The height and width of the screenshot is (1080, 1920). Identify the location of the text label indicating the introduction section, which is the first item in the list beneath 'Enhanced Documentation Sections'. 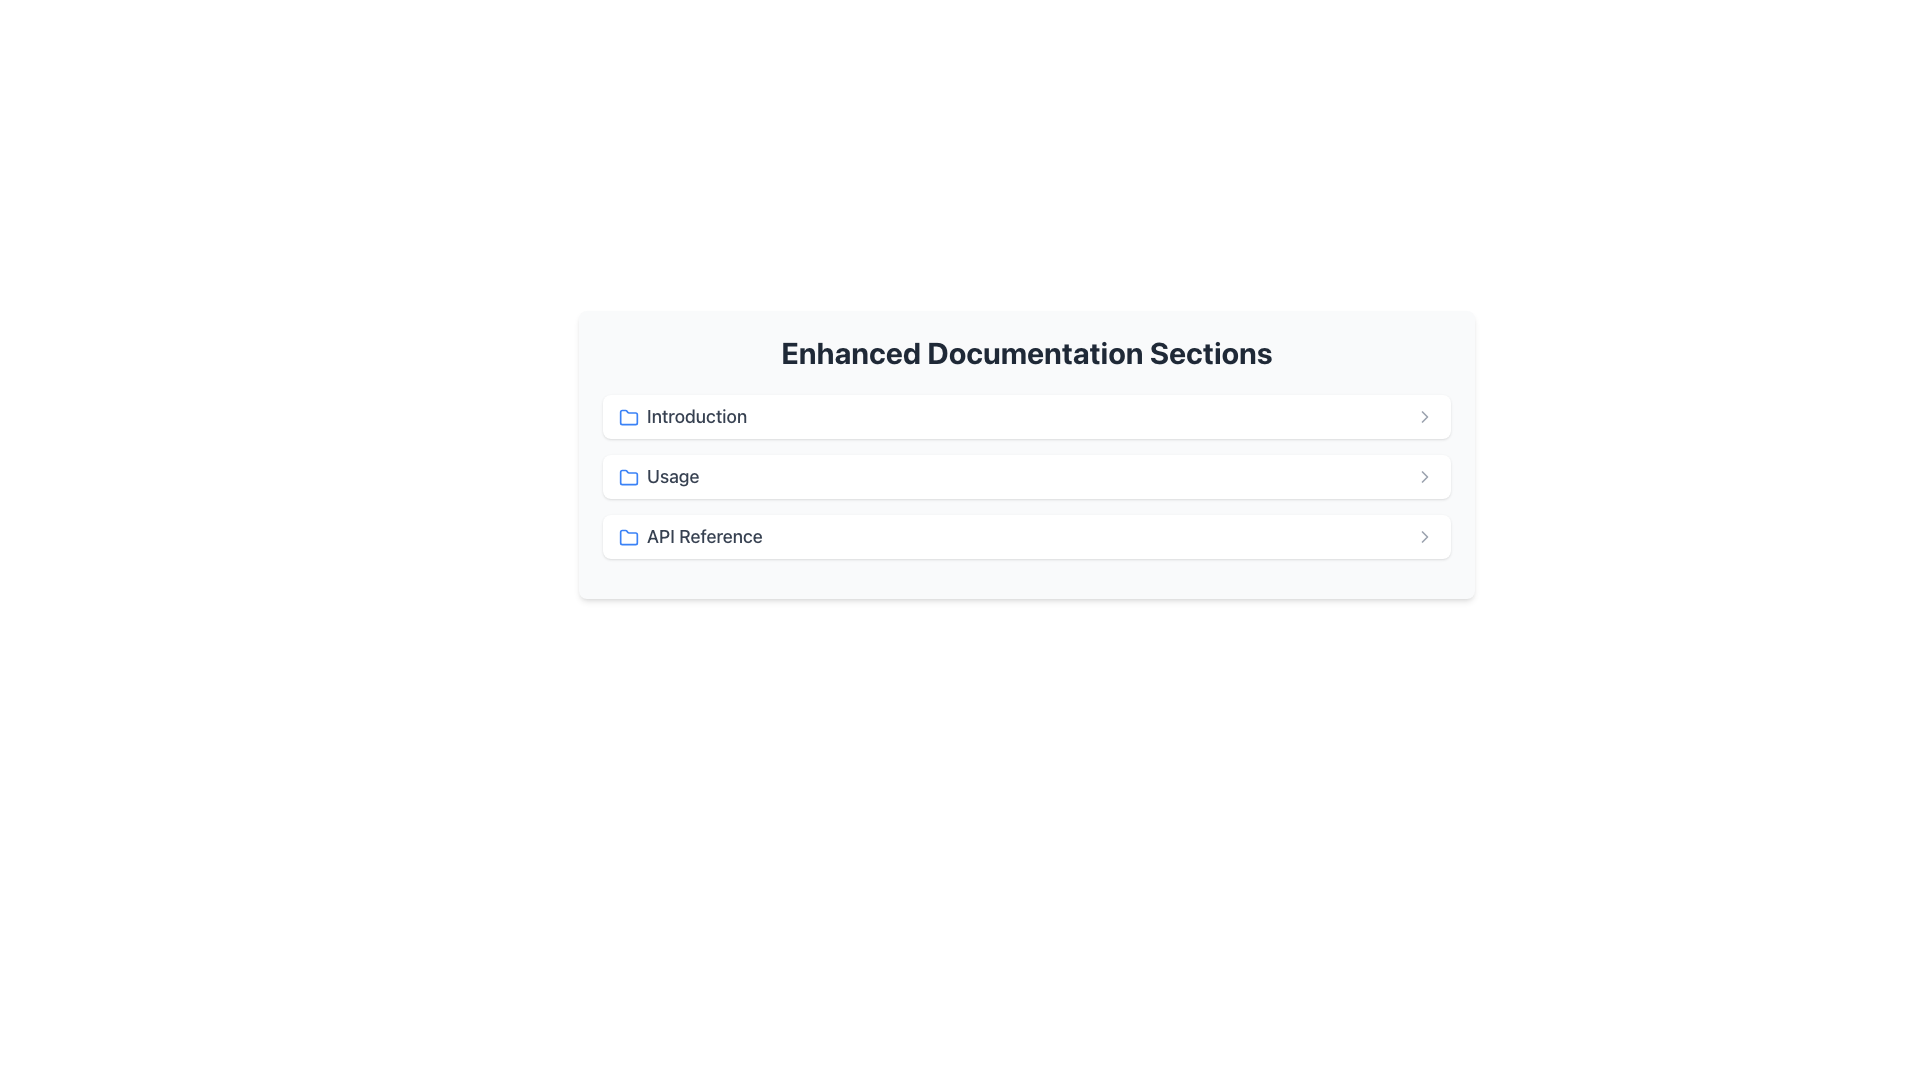
(683, 415).